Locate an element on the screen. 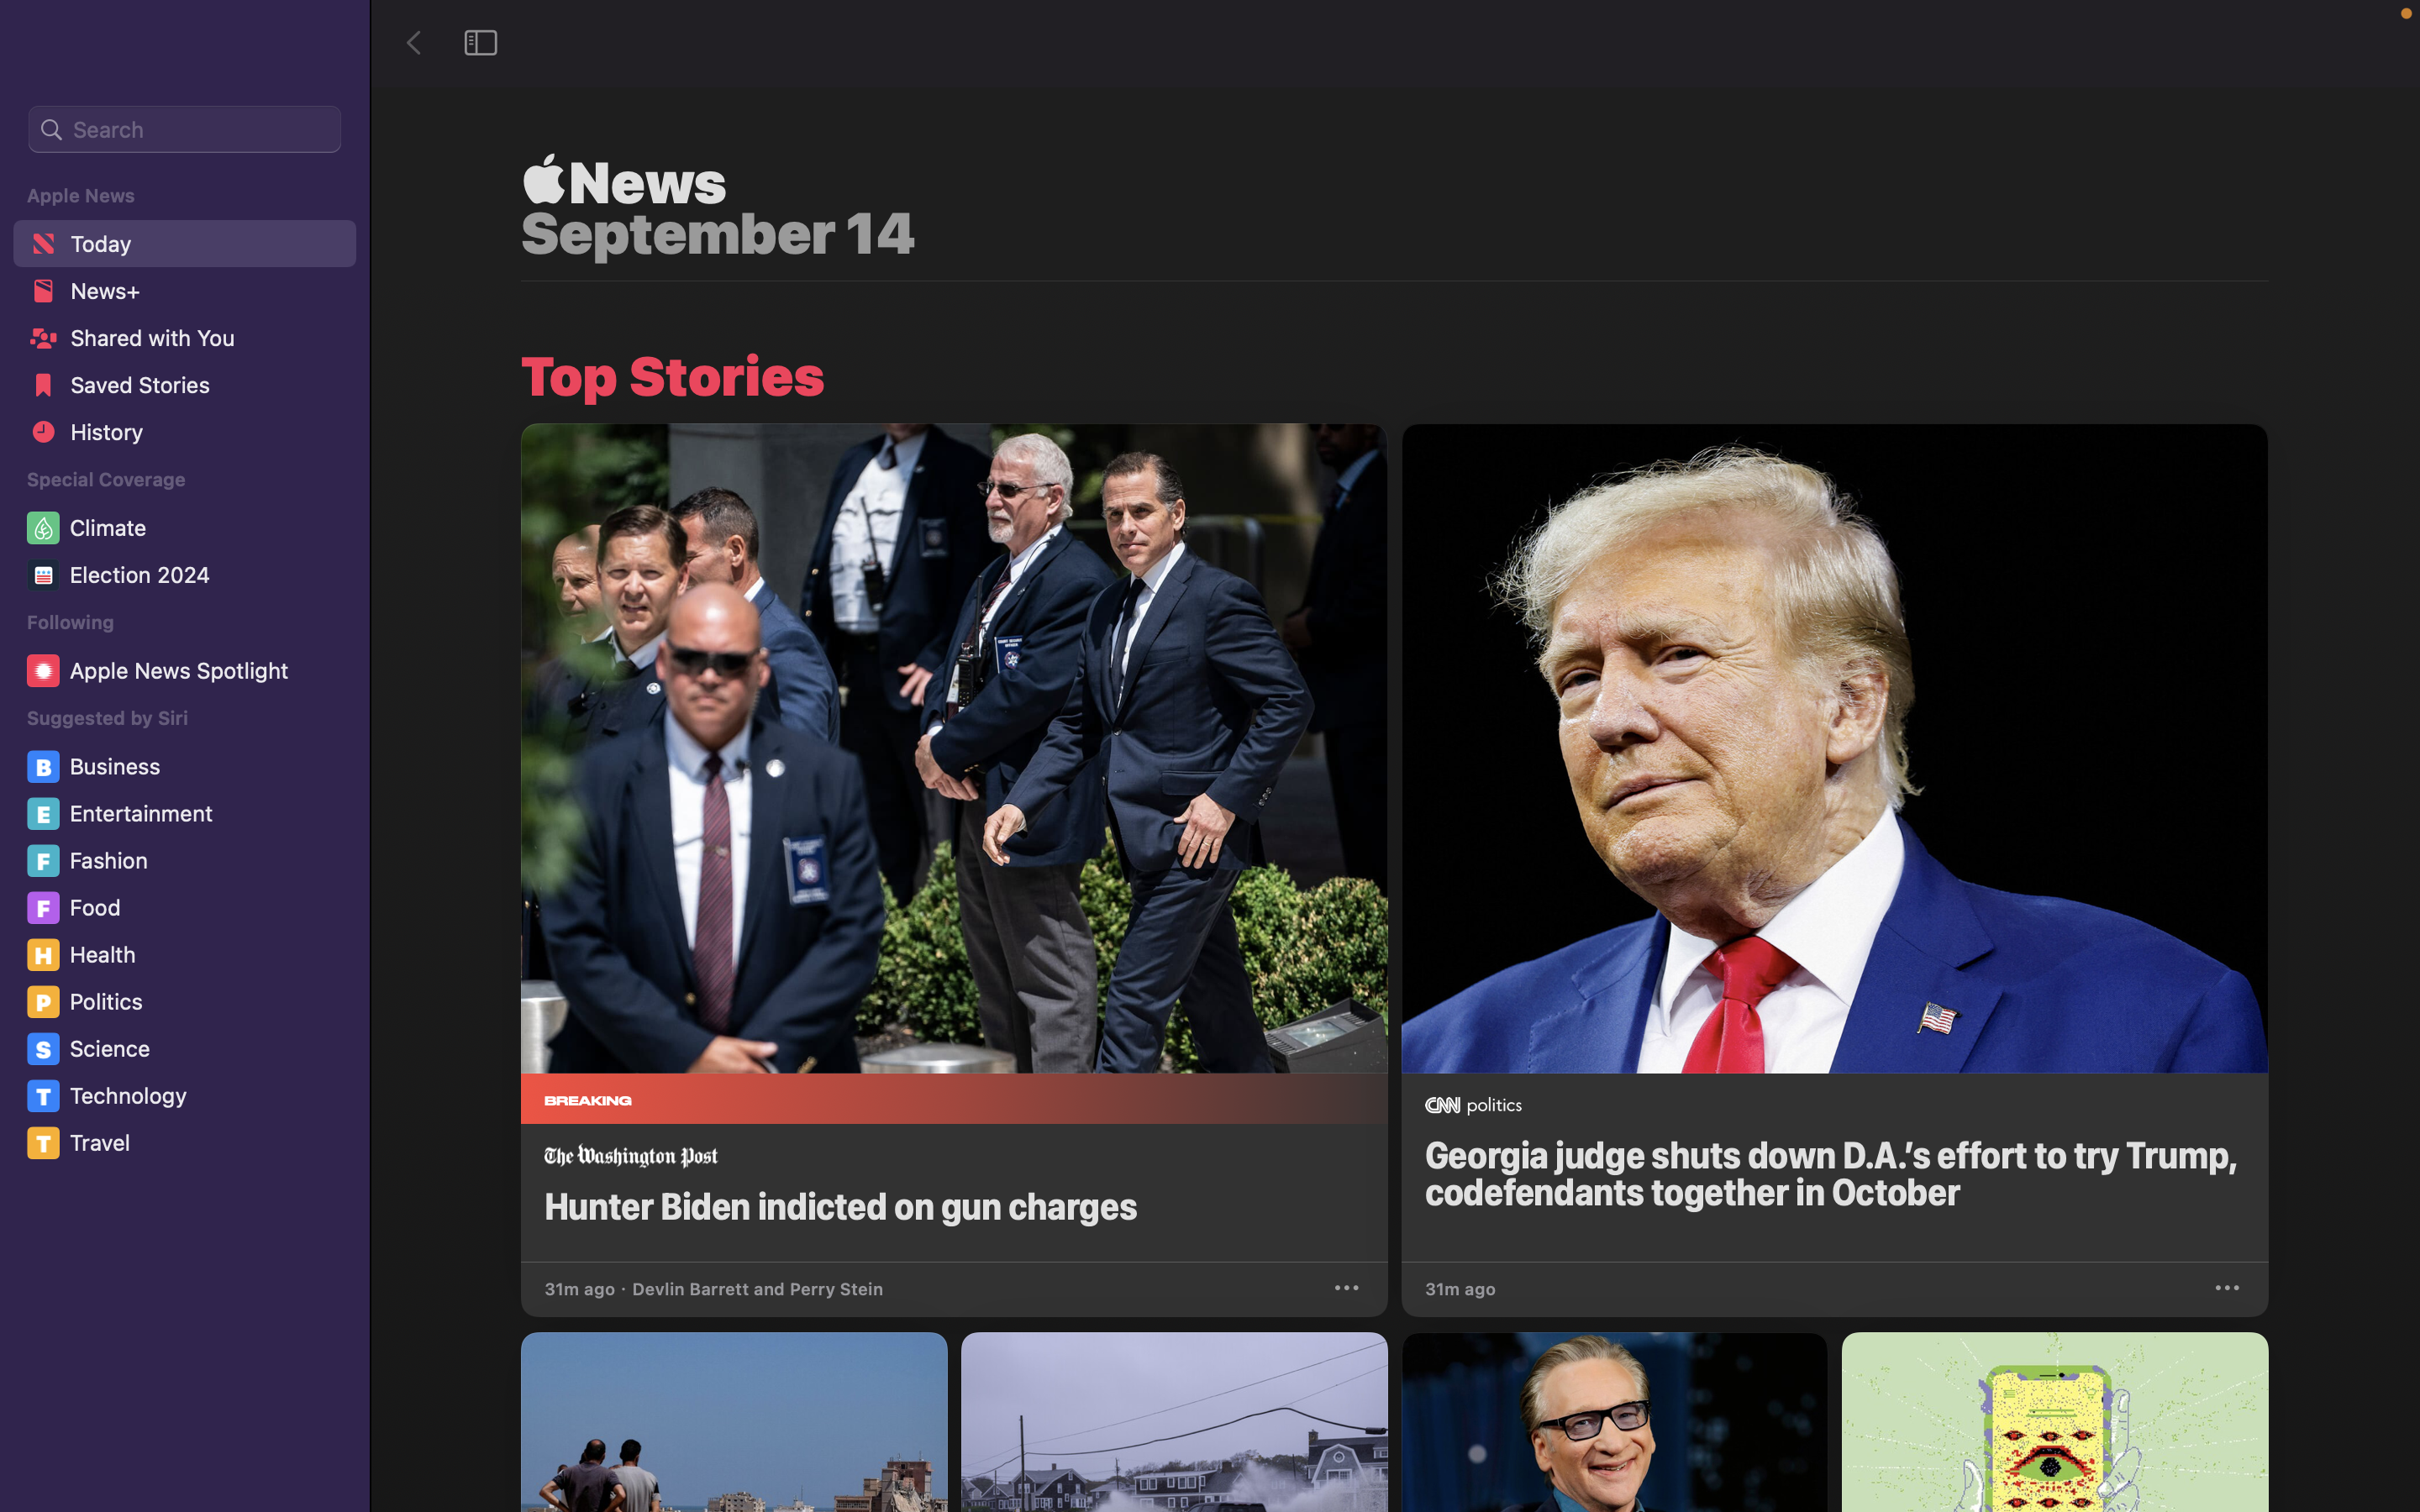 This screenshot has width=2420, height=1512. the sidebar tab is located at coordinates (482, 41).